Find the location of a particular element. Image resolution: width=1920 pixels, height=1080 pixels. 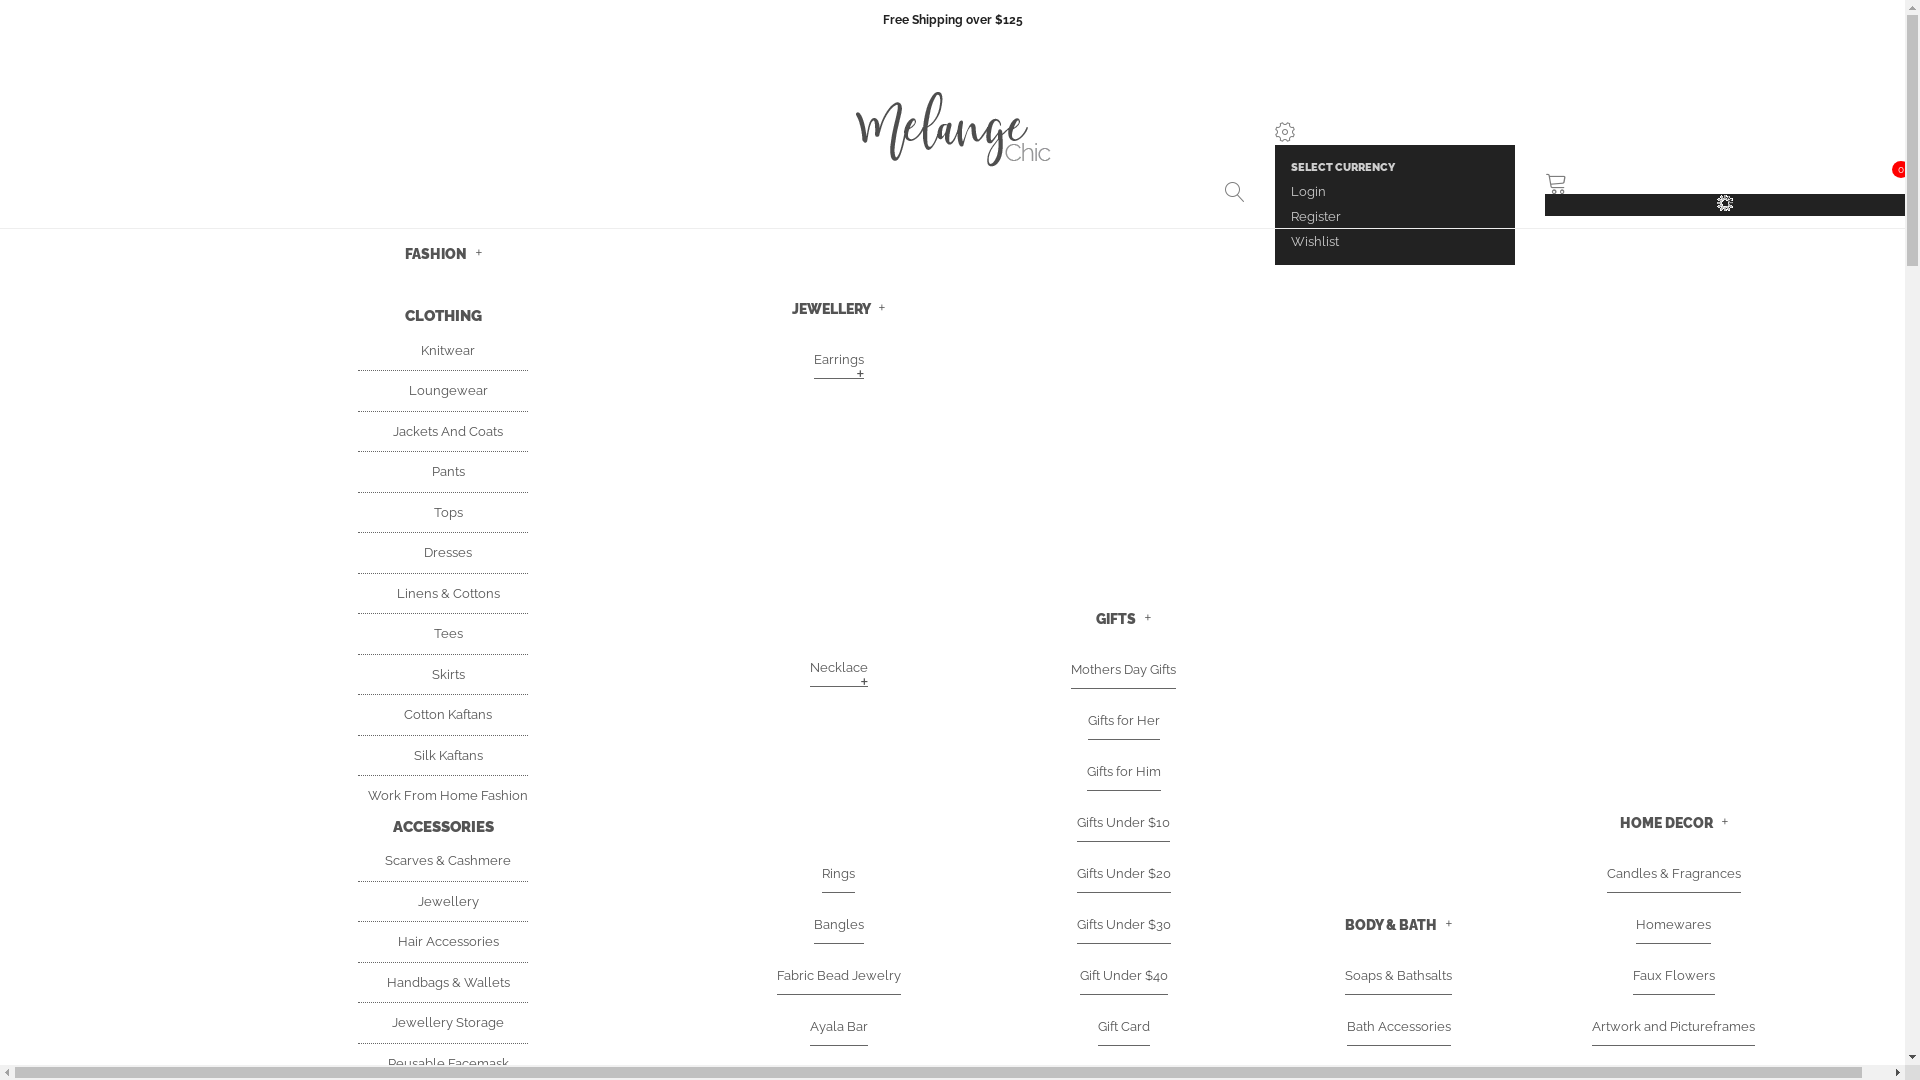

'Handbags & Wallets' is located at coordinates (441, 981).